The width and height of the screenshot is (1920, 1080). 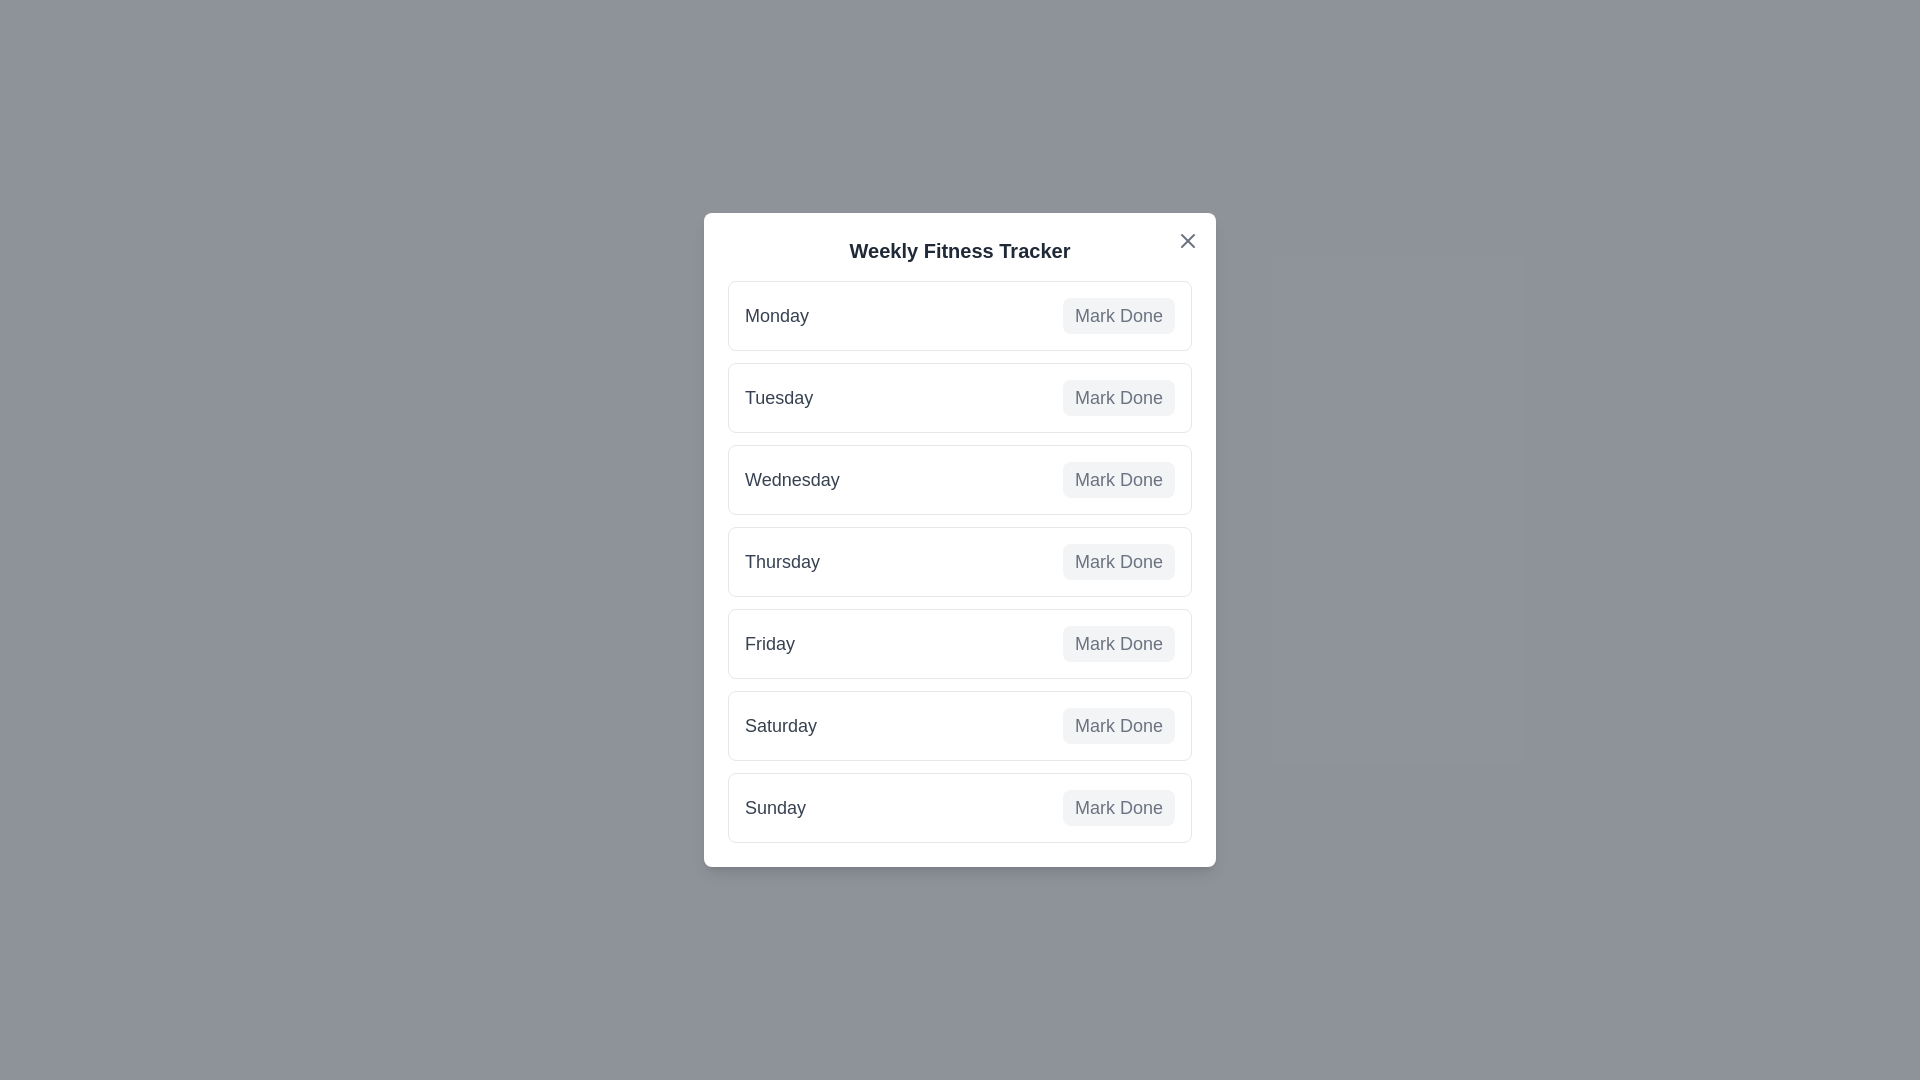 I want to click on 'Mark Done' button for Thursday, so click(x=1117, y=562).